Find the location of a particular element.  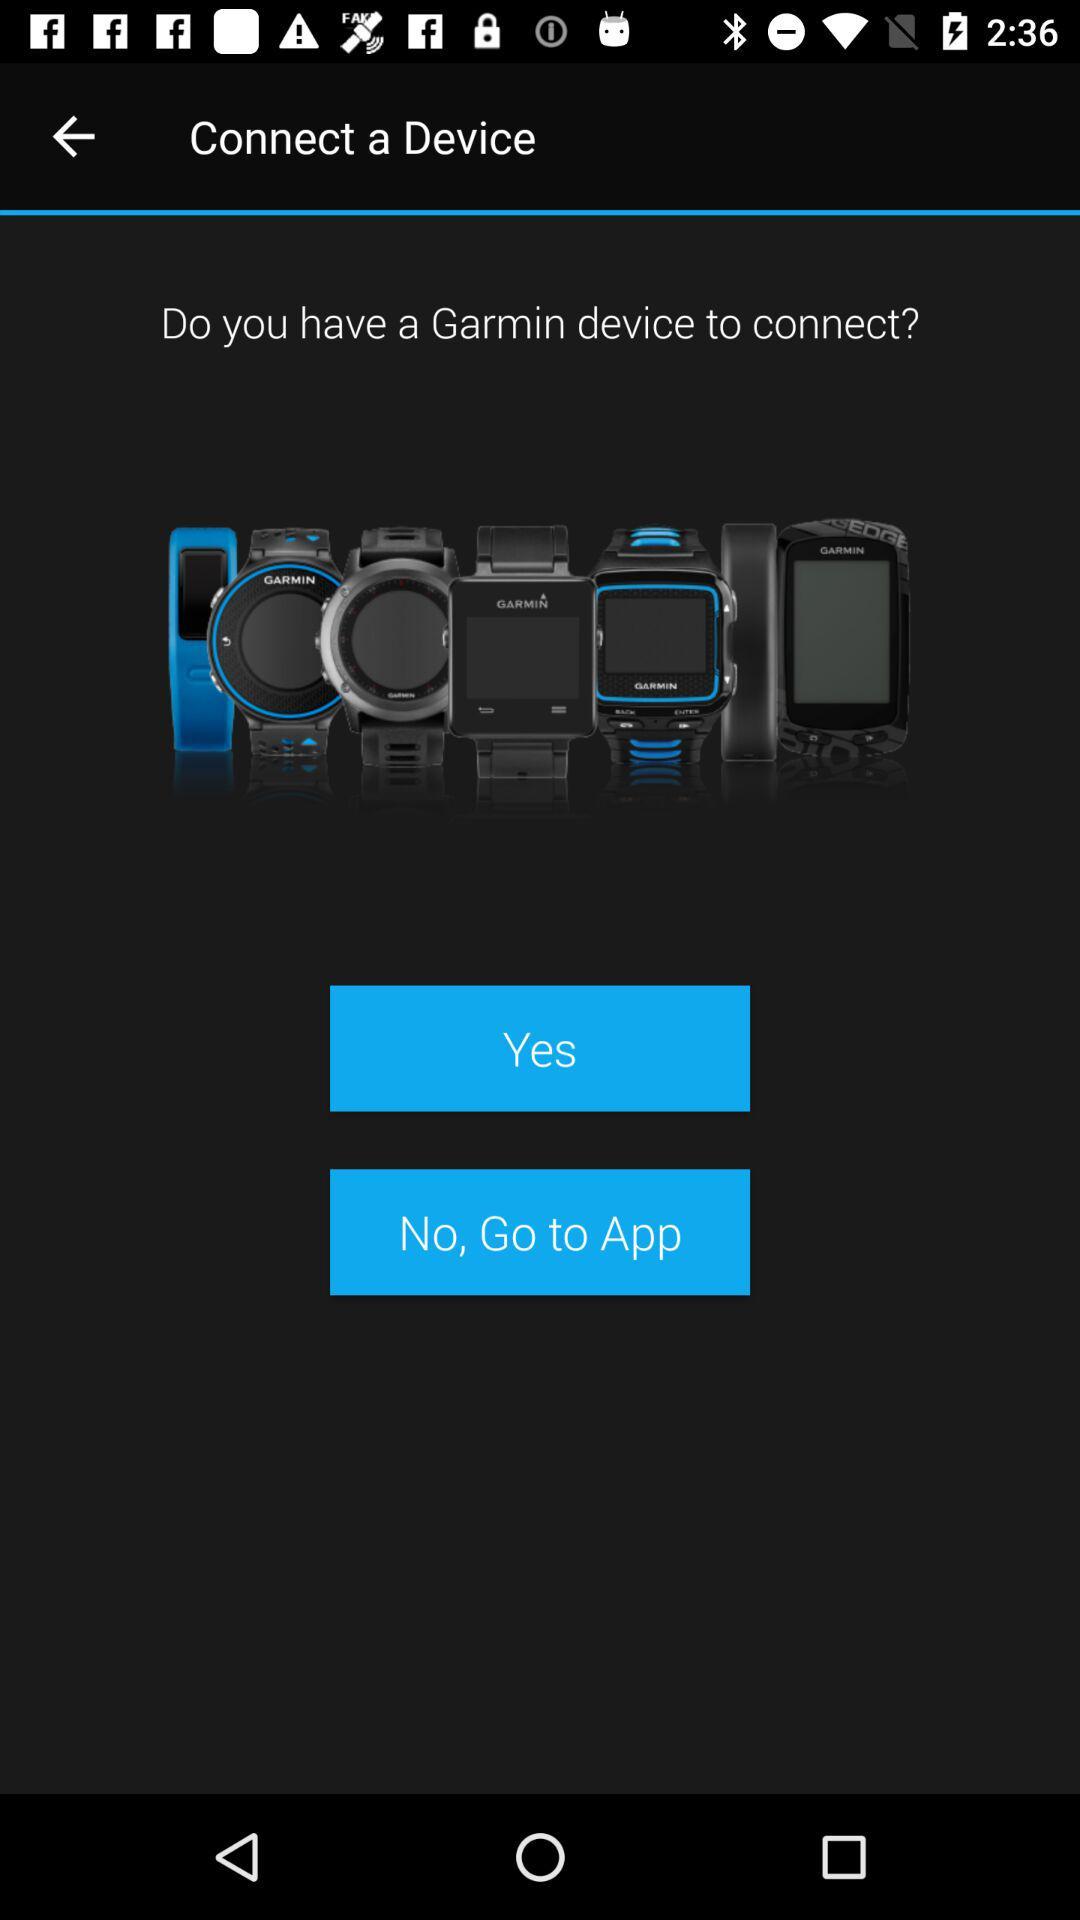

the item to the left of connect a device is located at coordinates (72, 135).